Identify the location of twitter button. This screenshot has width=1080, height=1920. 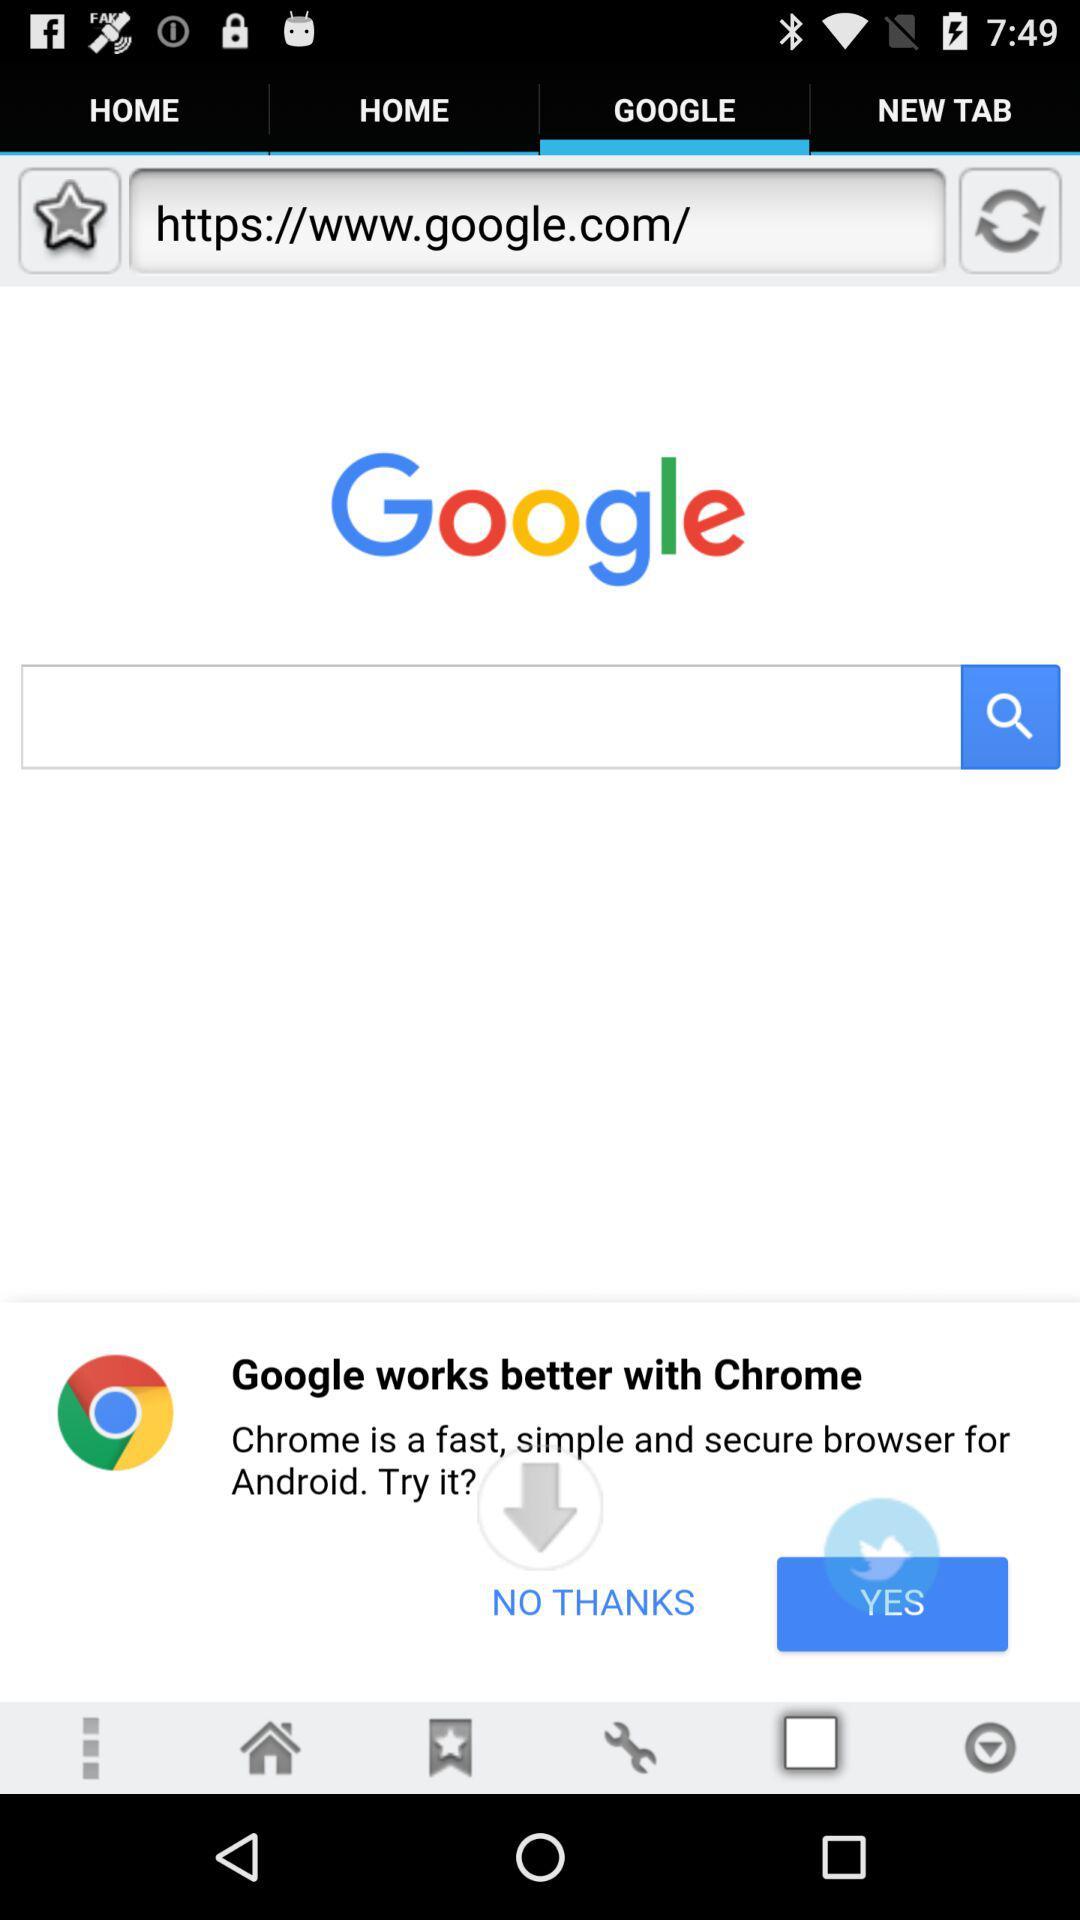
(880, 1554).